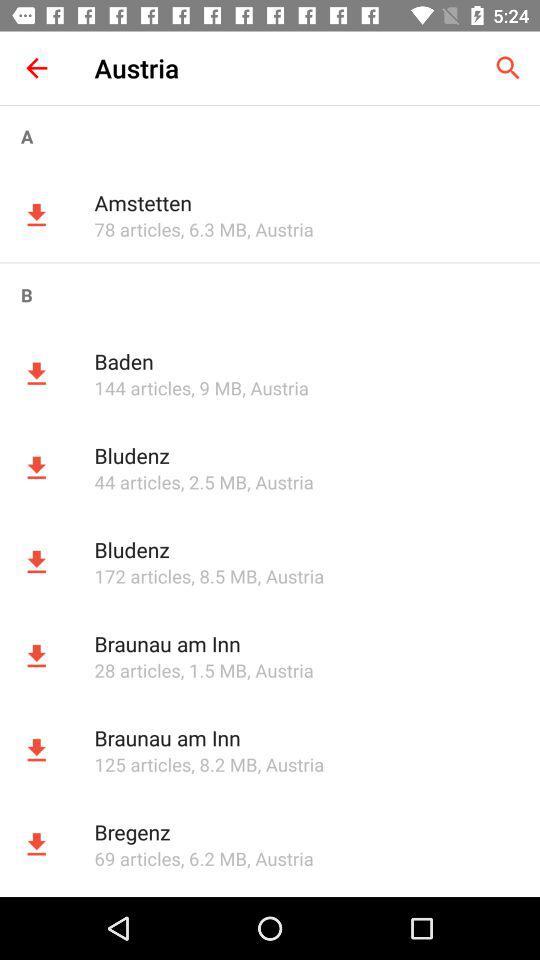 The width and height of the screenshot is (540, 960). Describe the element at coordinates (270, 135) in the screenshot. I see `a item` at that location.